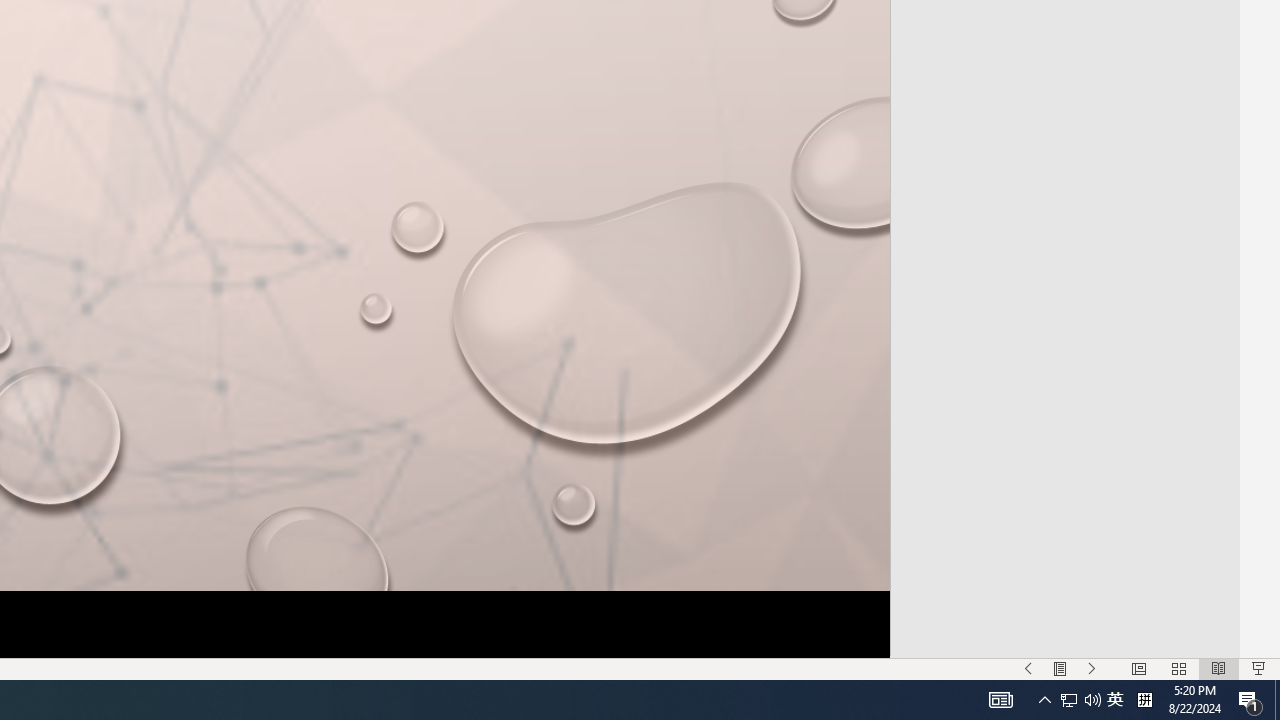 Image resolution: width=1280 pixels, height=720 pixels. What do you see at coordinates (1091, 669) in the screenshot?
I see `'Slide Show Next On'` at bounding box center [1091, 669].